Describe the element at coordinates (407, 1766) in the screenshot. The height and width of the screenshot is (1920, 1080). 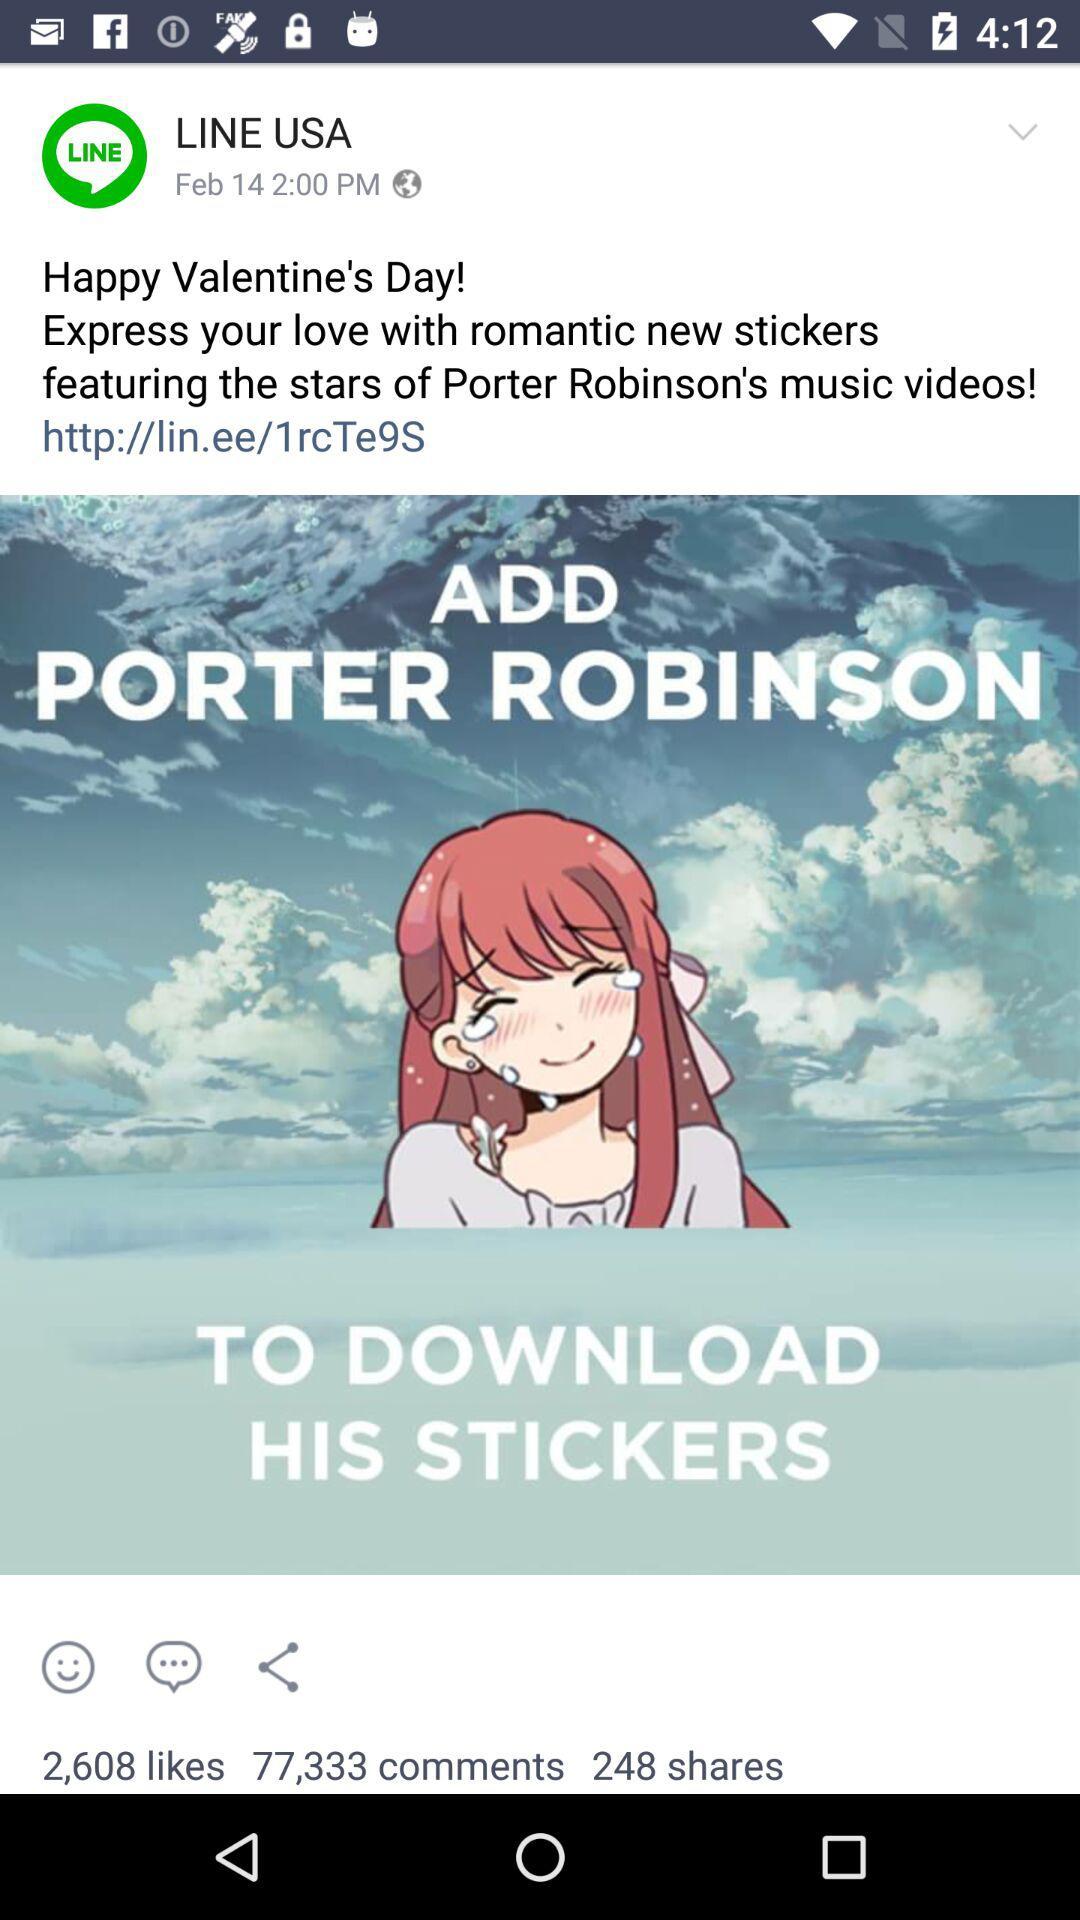
I see `the 77,333 comments app` at that location.